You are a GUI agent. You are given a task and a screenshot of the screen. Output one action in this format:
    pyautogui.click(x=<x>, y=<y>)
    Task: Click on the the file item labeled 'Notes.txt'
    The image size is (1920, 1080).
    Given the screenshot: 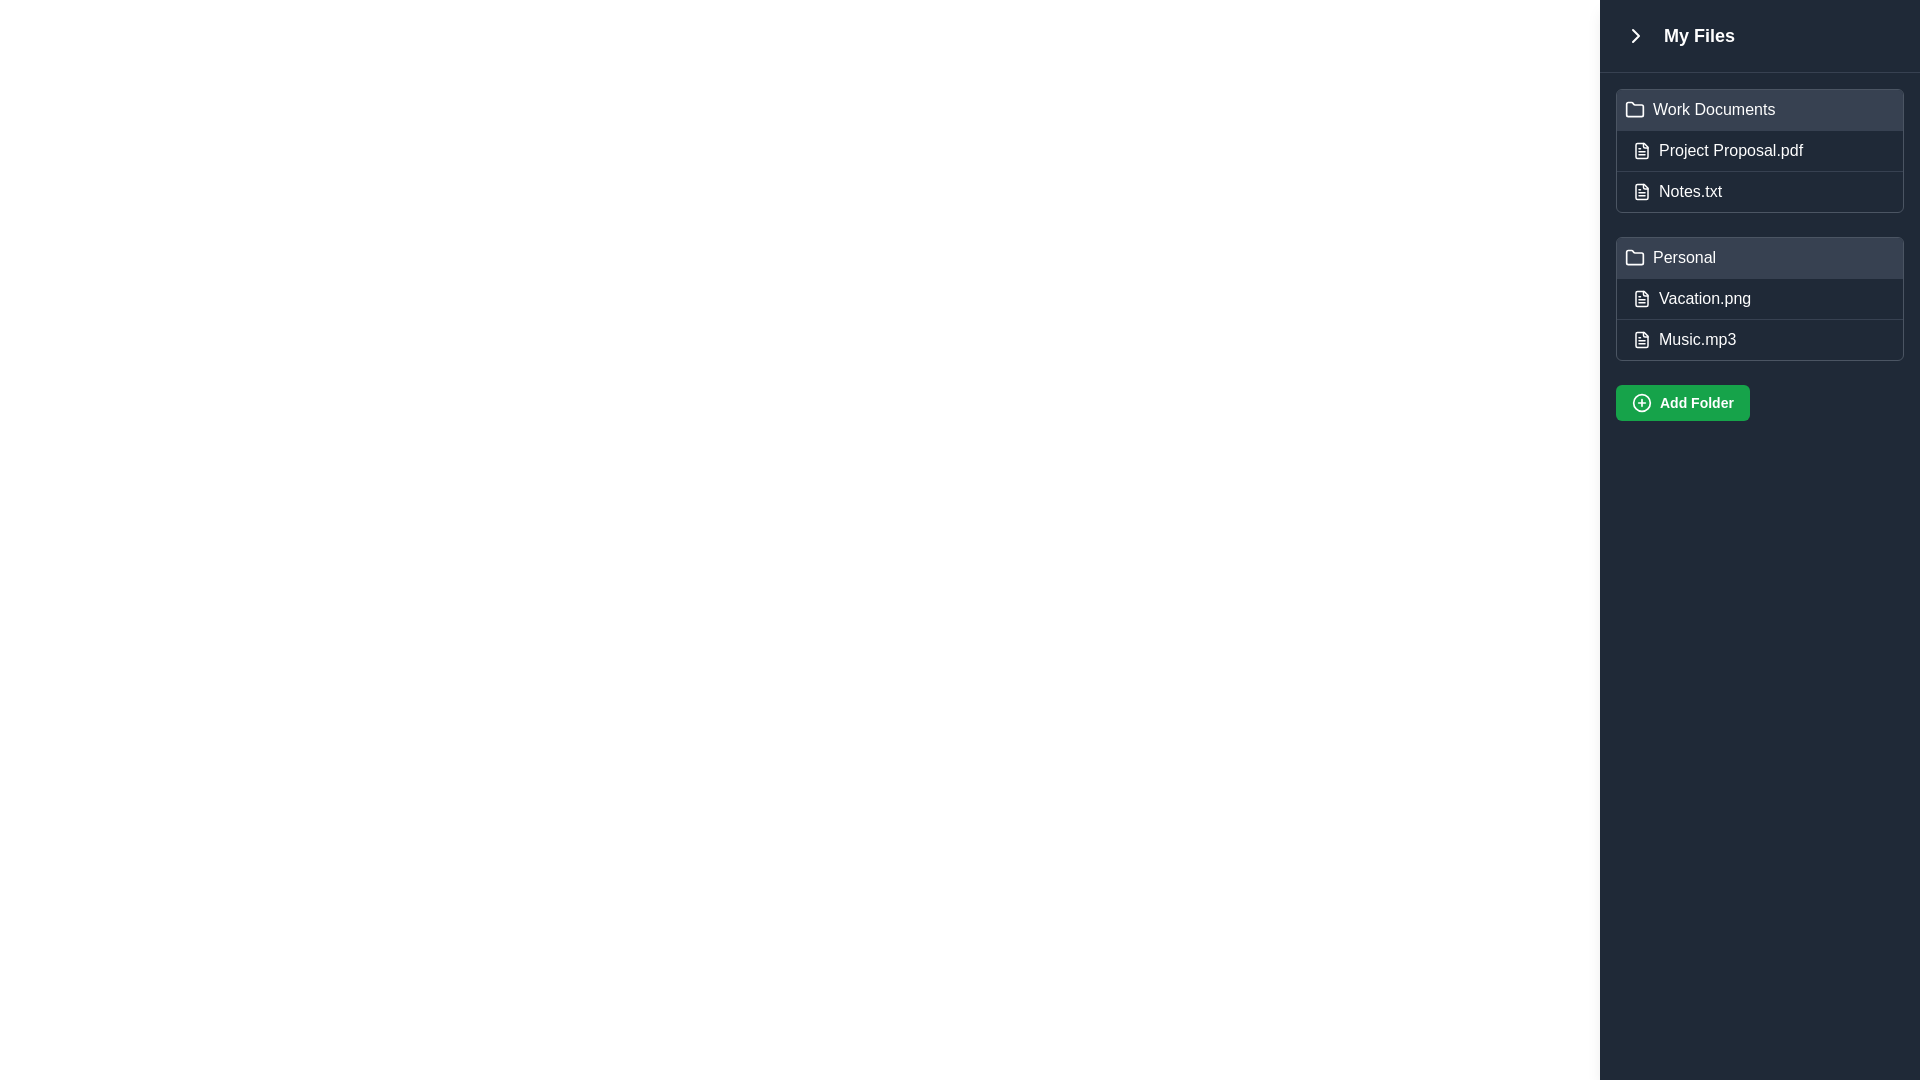 What is the action you would take?
    pyautogui.click(x=1760, y=191)
    